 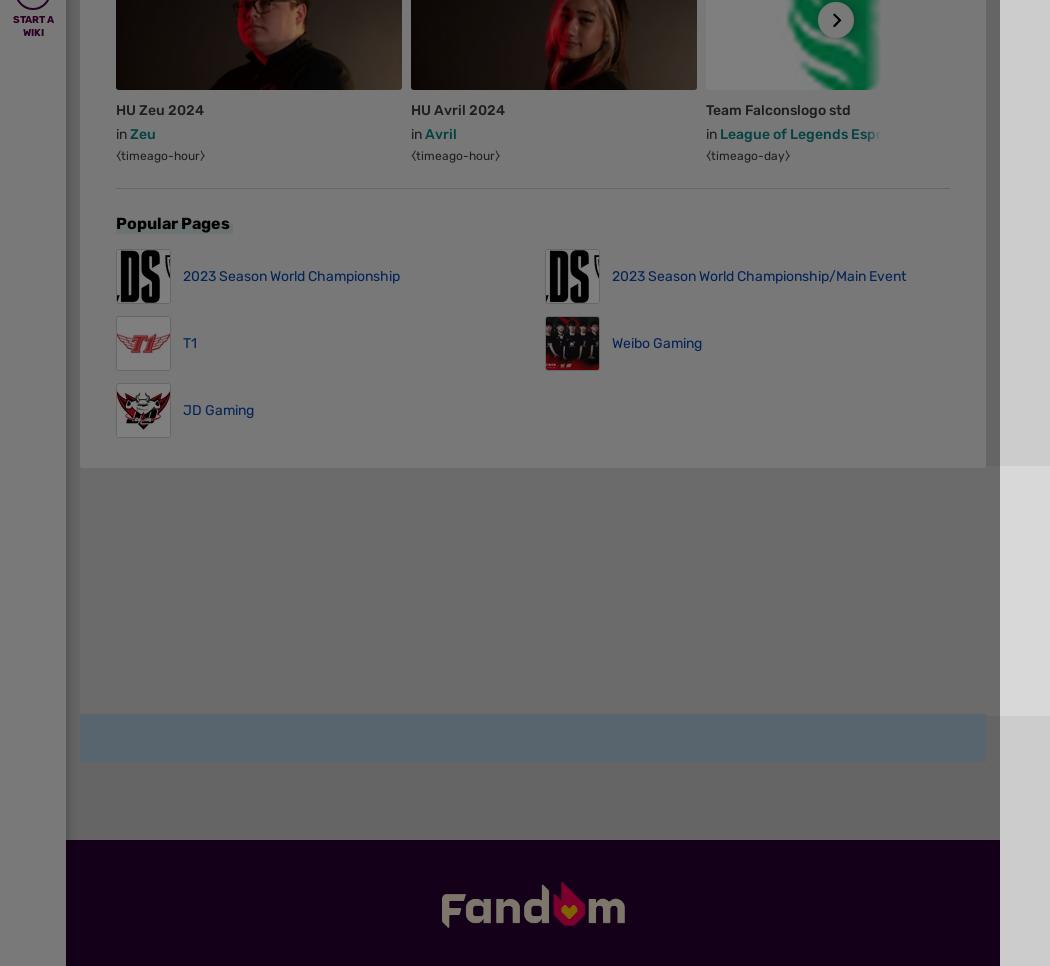 What do you see at coordinates (539, 235) in the screenshot?
I see `'Shadow Dance represents a lot of what we like about Akali’s kill pattern - it’s telegraphed, has appropriate downtime between casts, and gives the opposing team time to react with their abilities to help peel her prey. Considering all of that, we feel like it’s a good spot to help Akali successfully chain from one kill to the next once she gets going.'` at bounding box center [539, 235].